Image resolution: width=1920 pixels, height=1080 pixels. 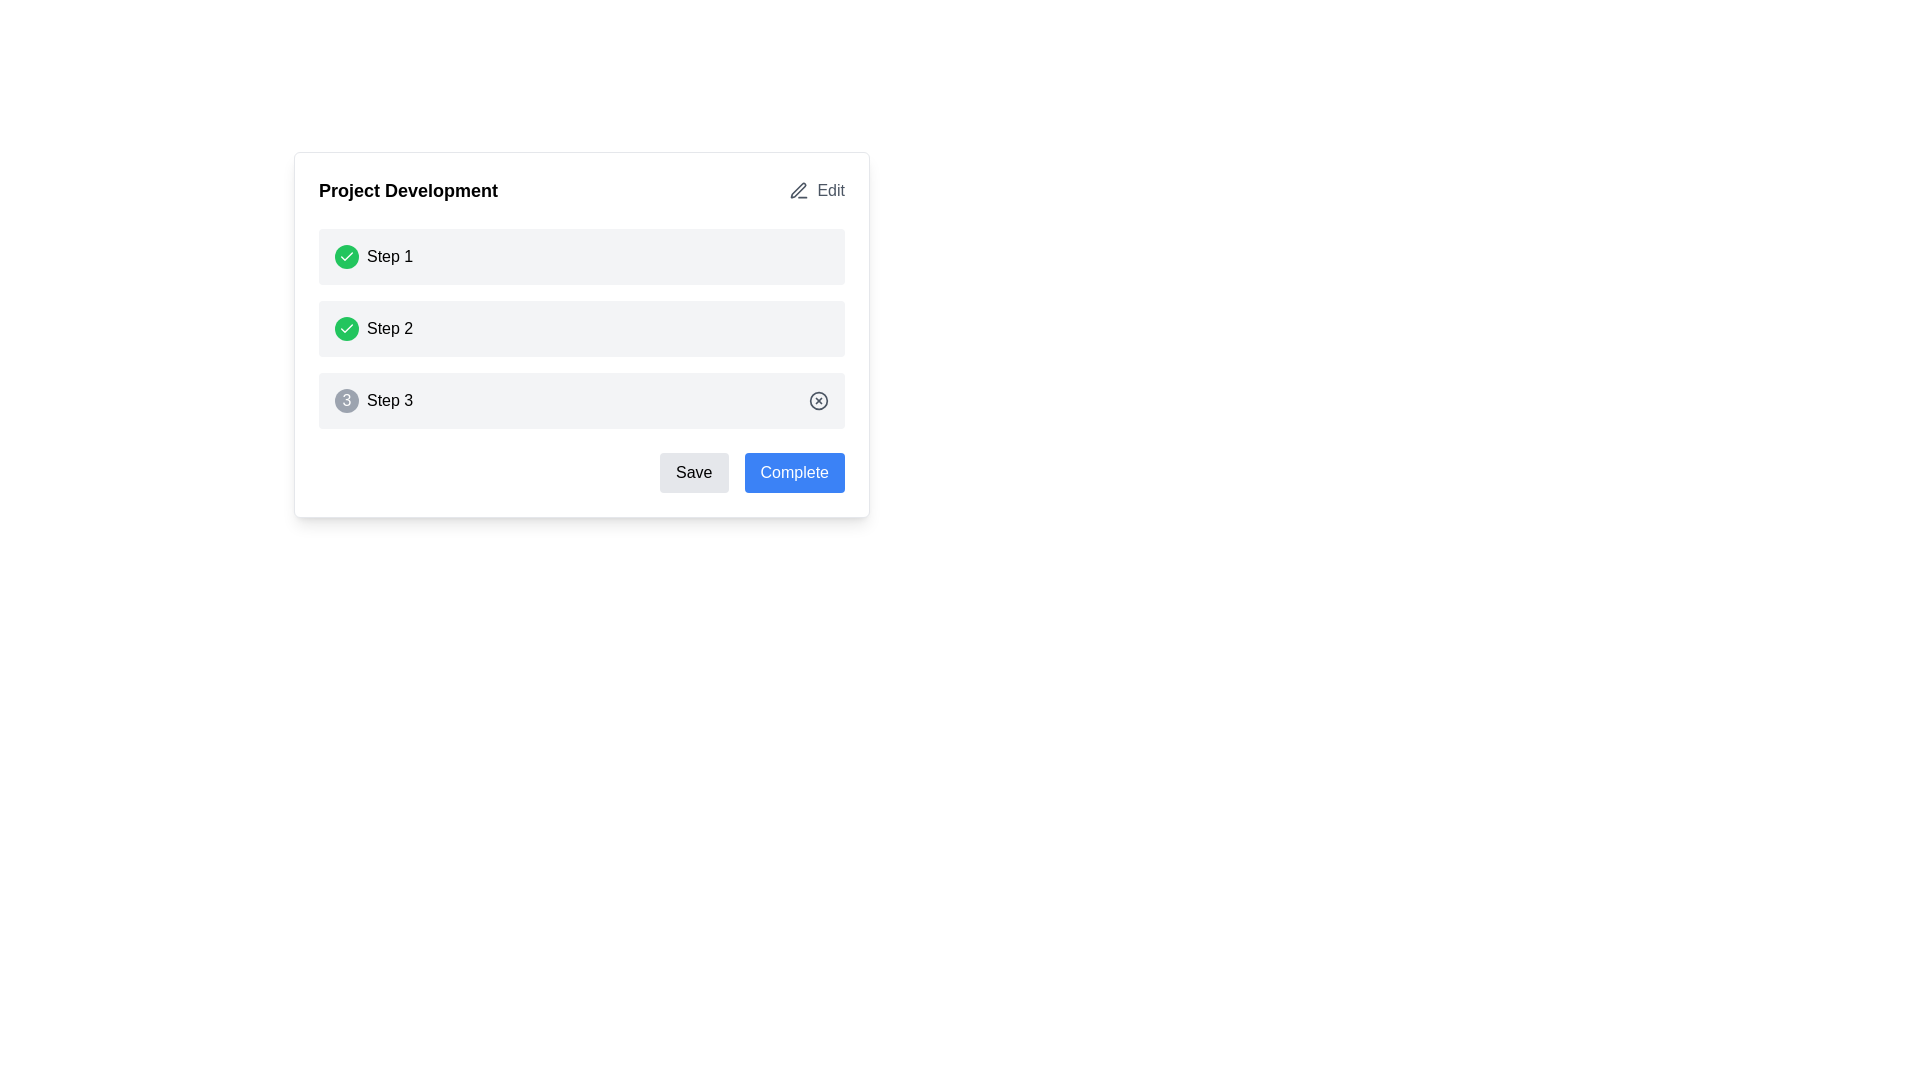 I want to click on the Text Label that describes the third step in the project development sequence, located below 'Step 1' and 'Step 2', so click(x=390, y=401).